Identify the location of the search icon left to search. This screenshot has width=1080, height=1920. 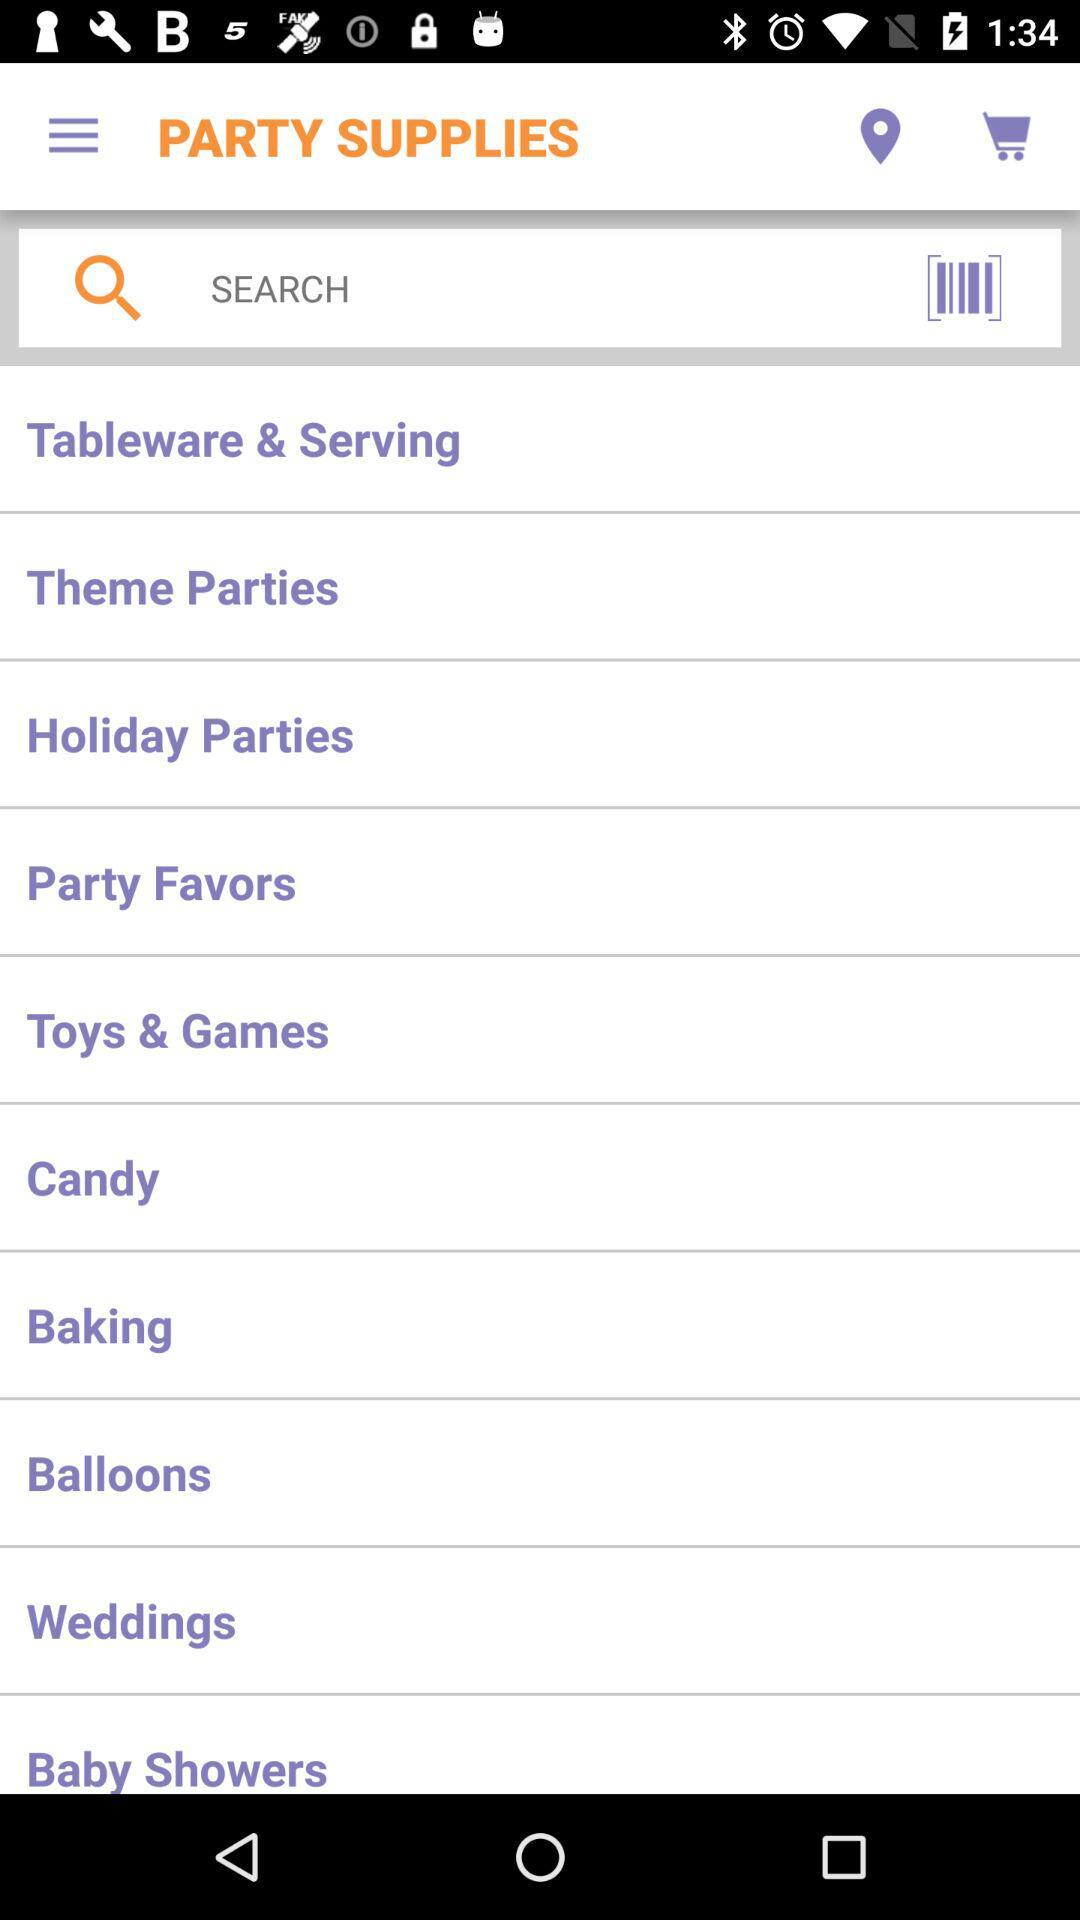
(108, 287).